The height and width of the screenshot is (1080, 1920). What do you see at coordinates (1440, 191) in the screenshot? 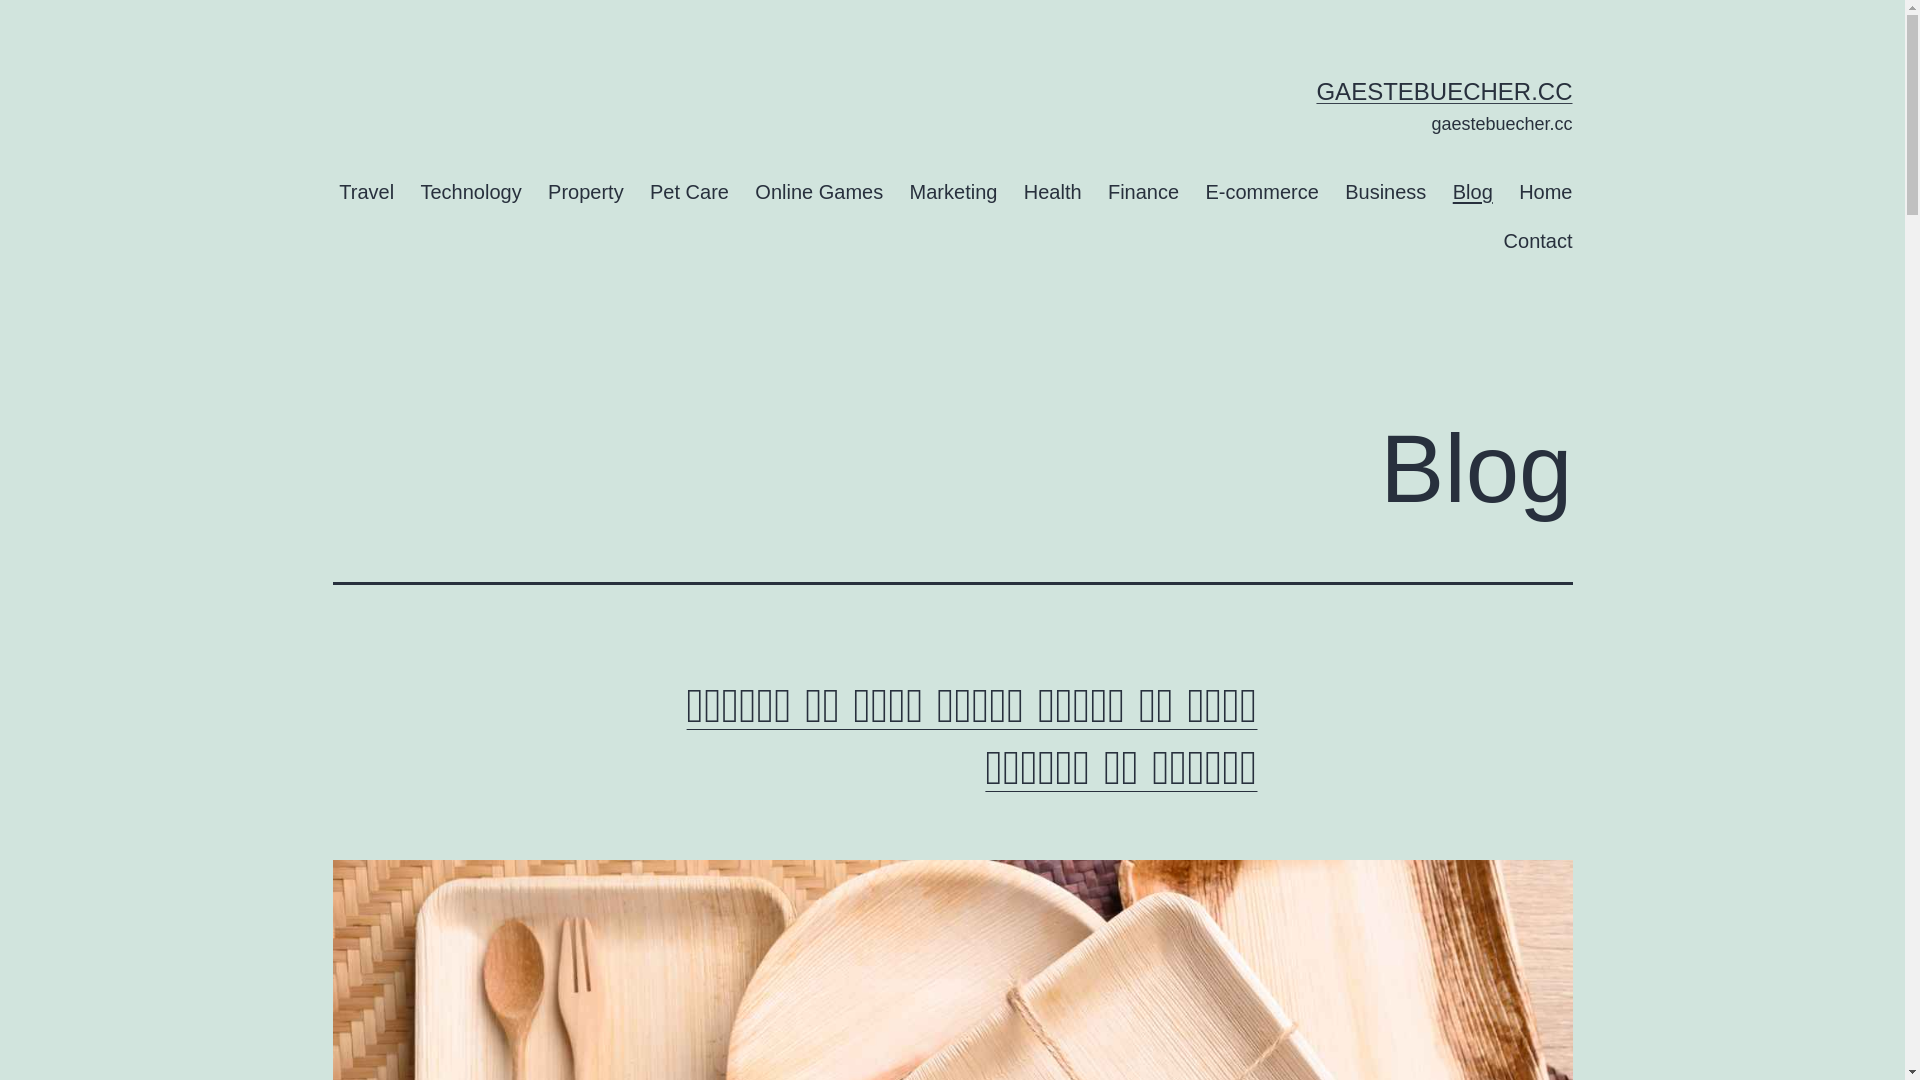
I see `'Blog'` at bounding box center [1440, 191].